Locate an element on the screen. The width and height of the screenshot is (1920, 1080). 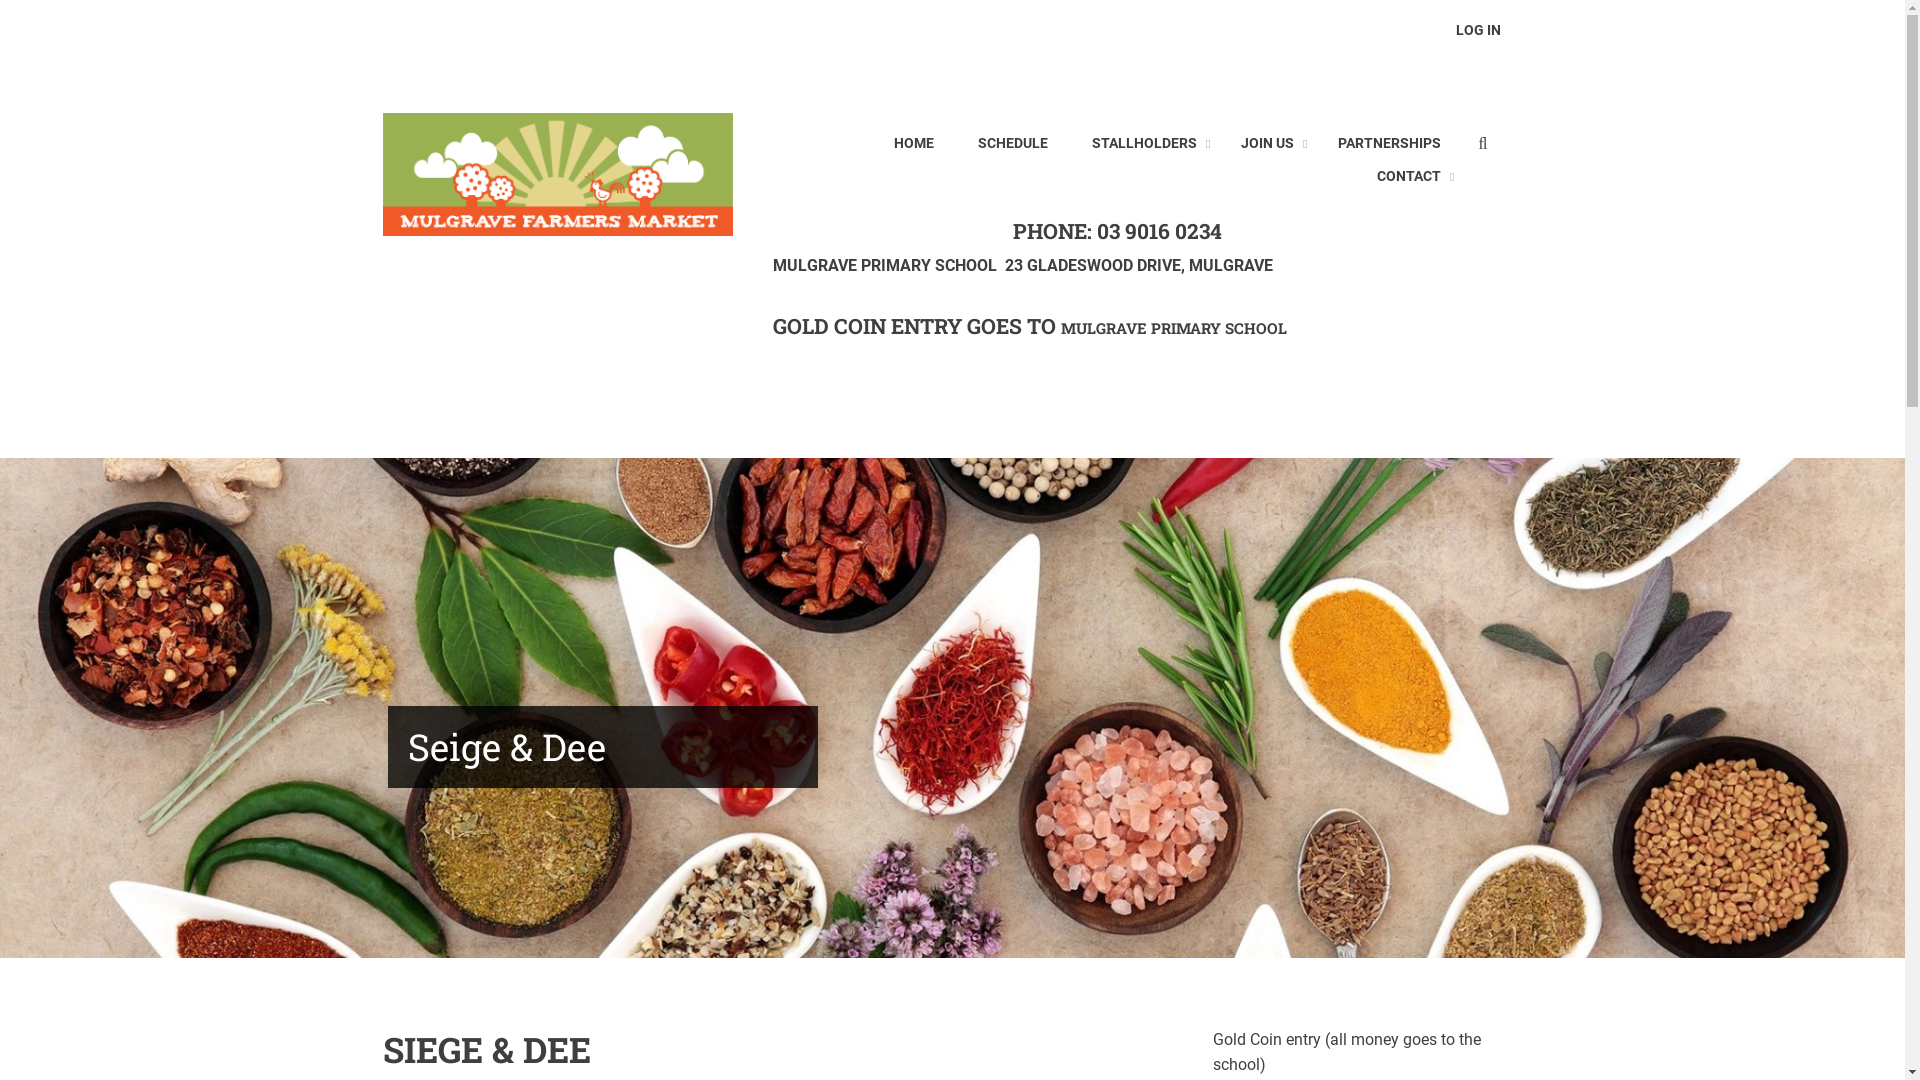
'HOME' is located at coordinates (911, 143).